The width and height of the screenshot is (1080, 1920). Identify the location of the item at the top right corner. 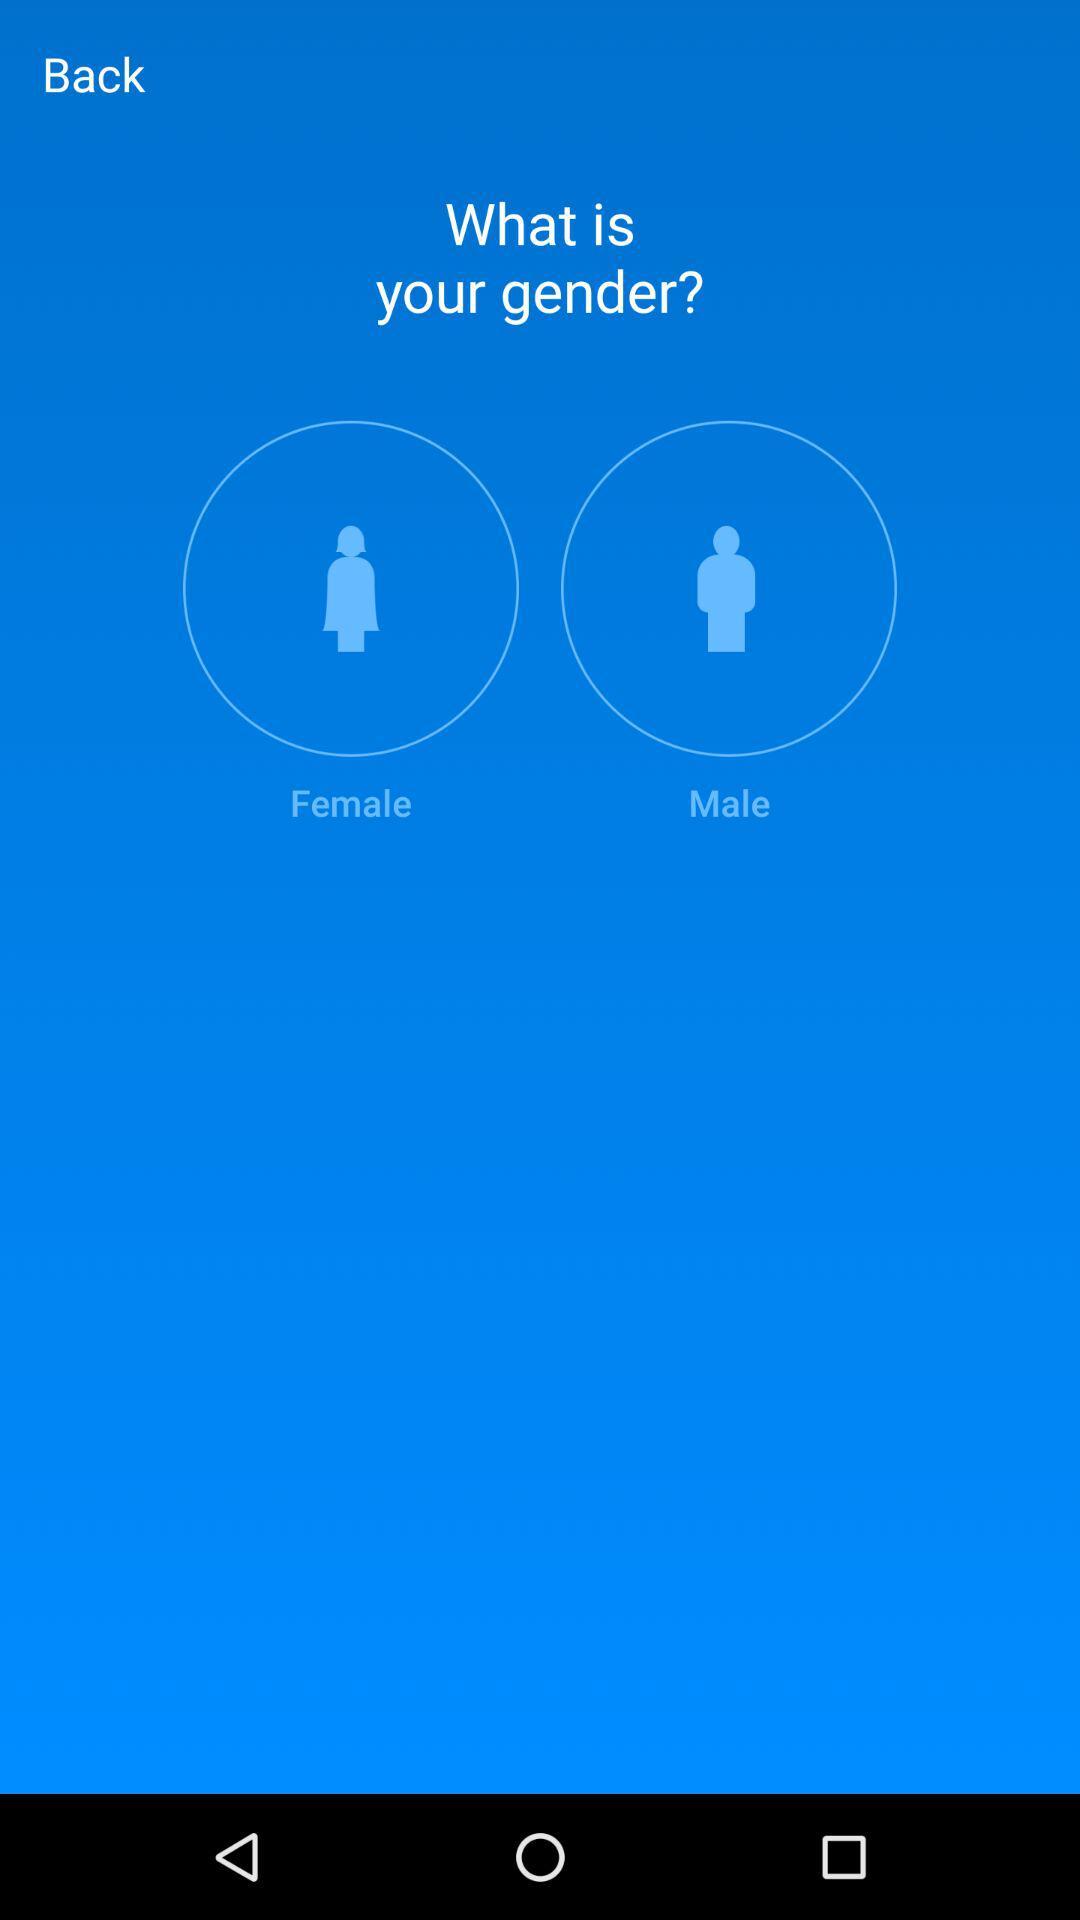
(729, 623).